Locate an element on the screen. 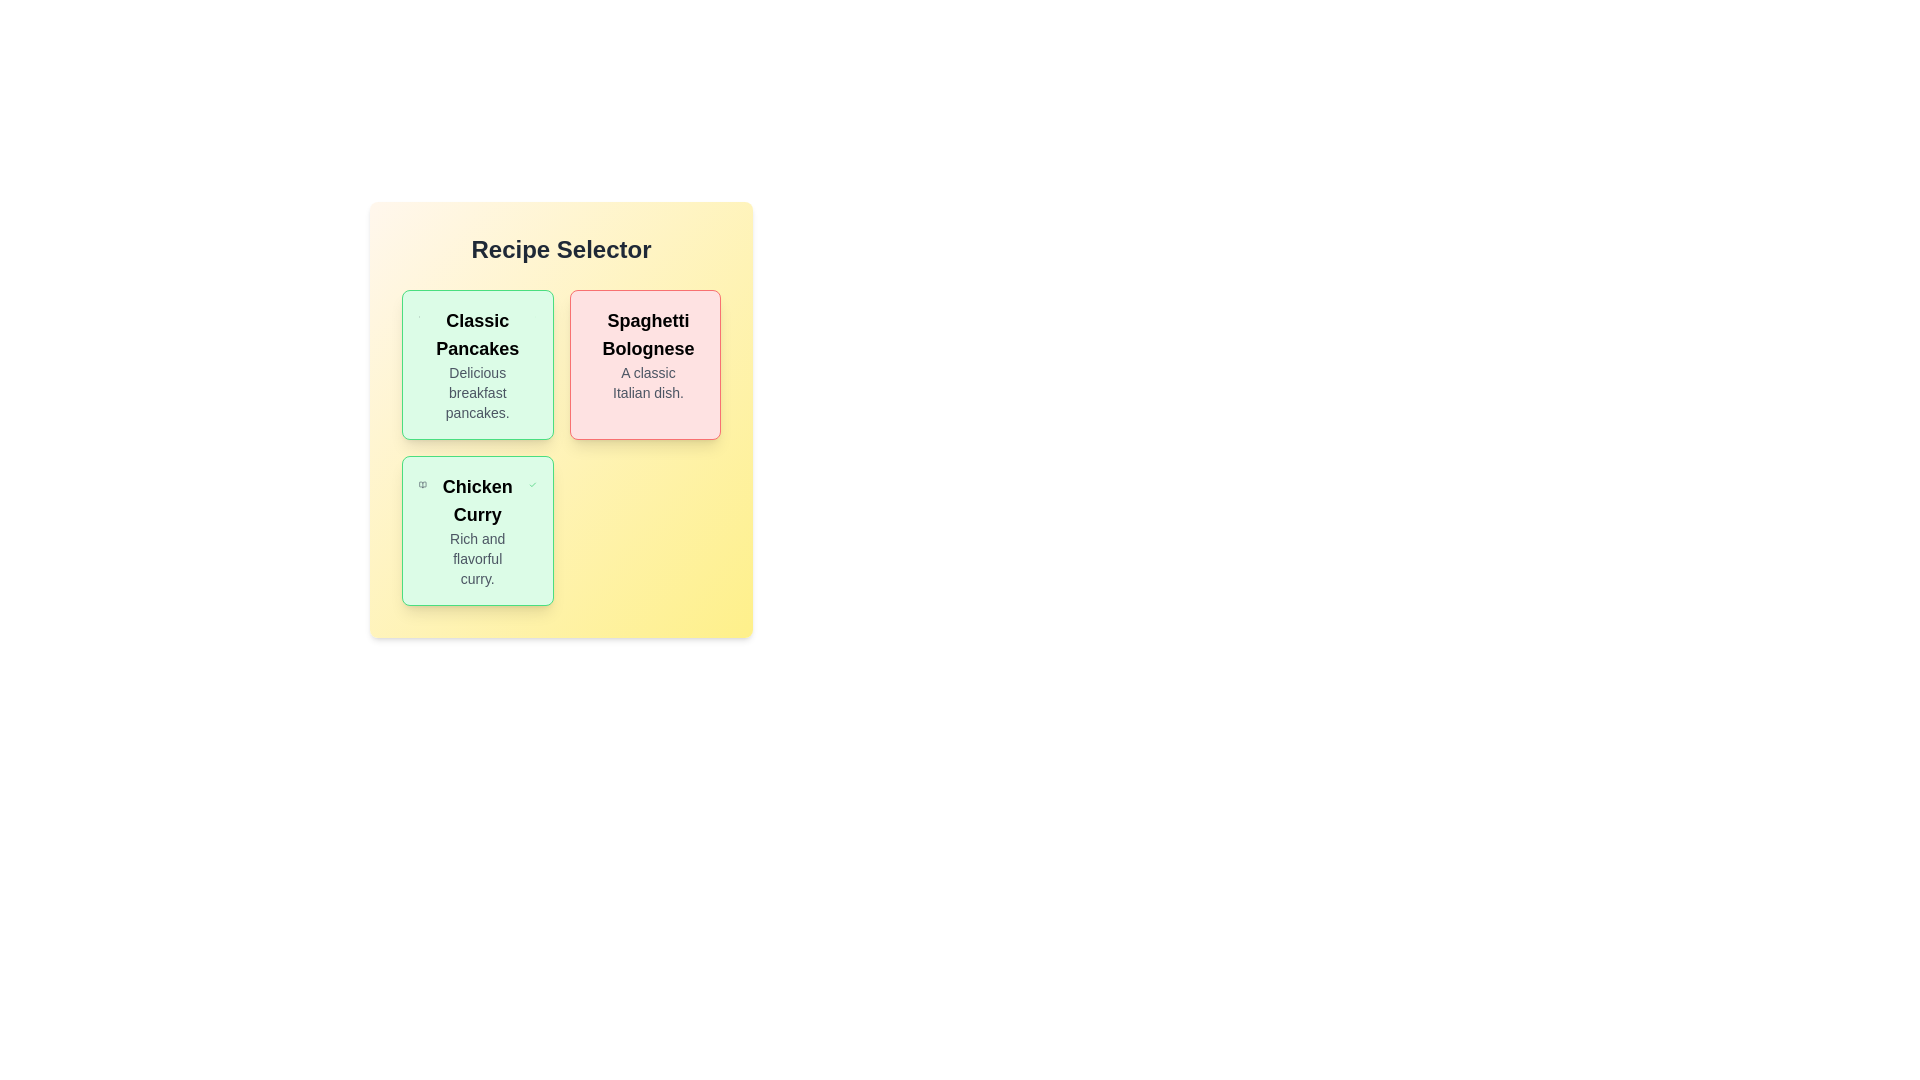 The width and height of the screenshot is (1920, 1080). the recipe Spaghetti Bolognese is located at coordinates (645, 365).